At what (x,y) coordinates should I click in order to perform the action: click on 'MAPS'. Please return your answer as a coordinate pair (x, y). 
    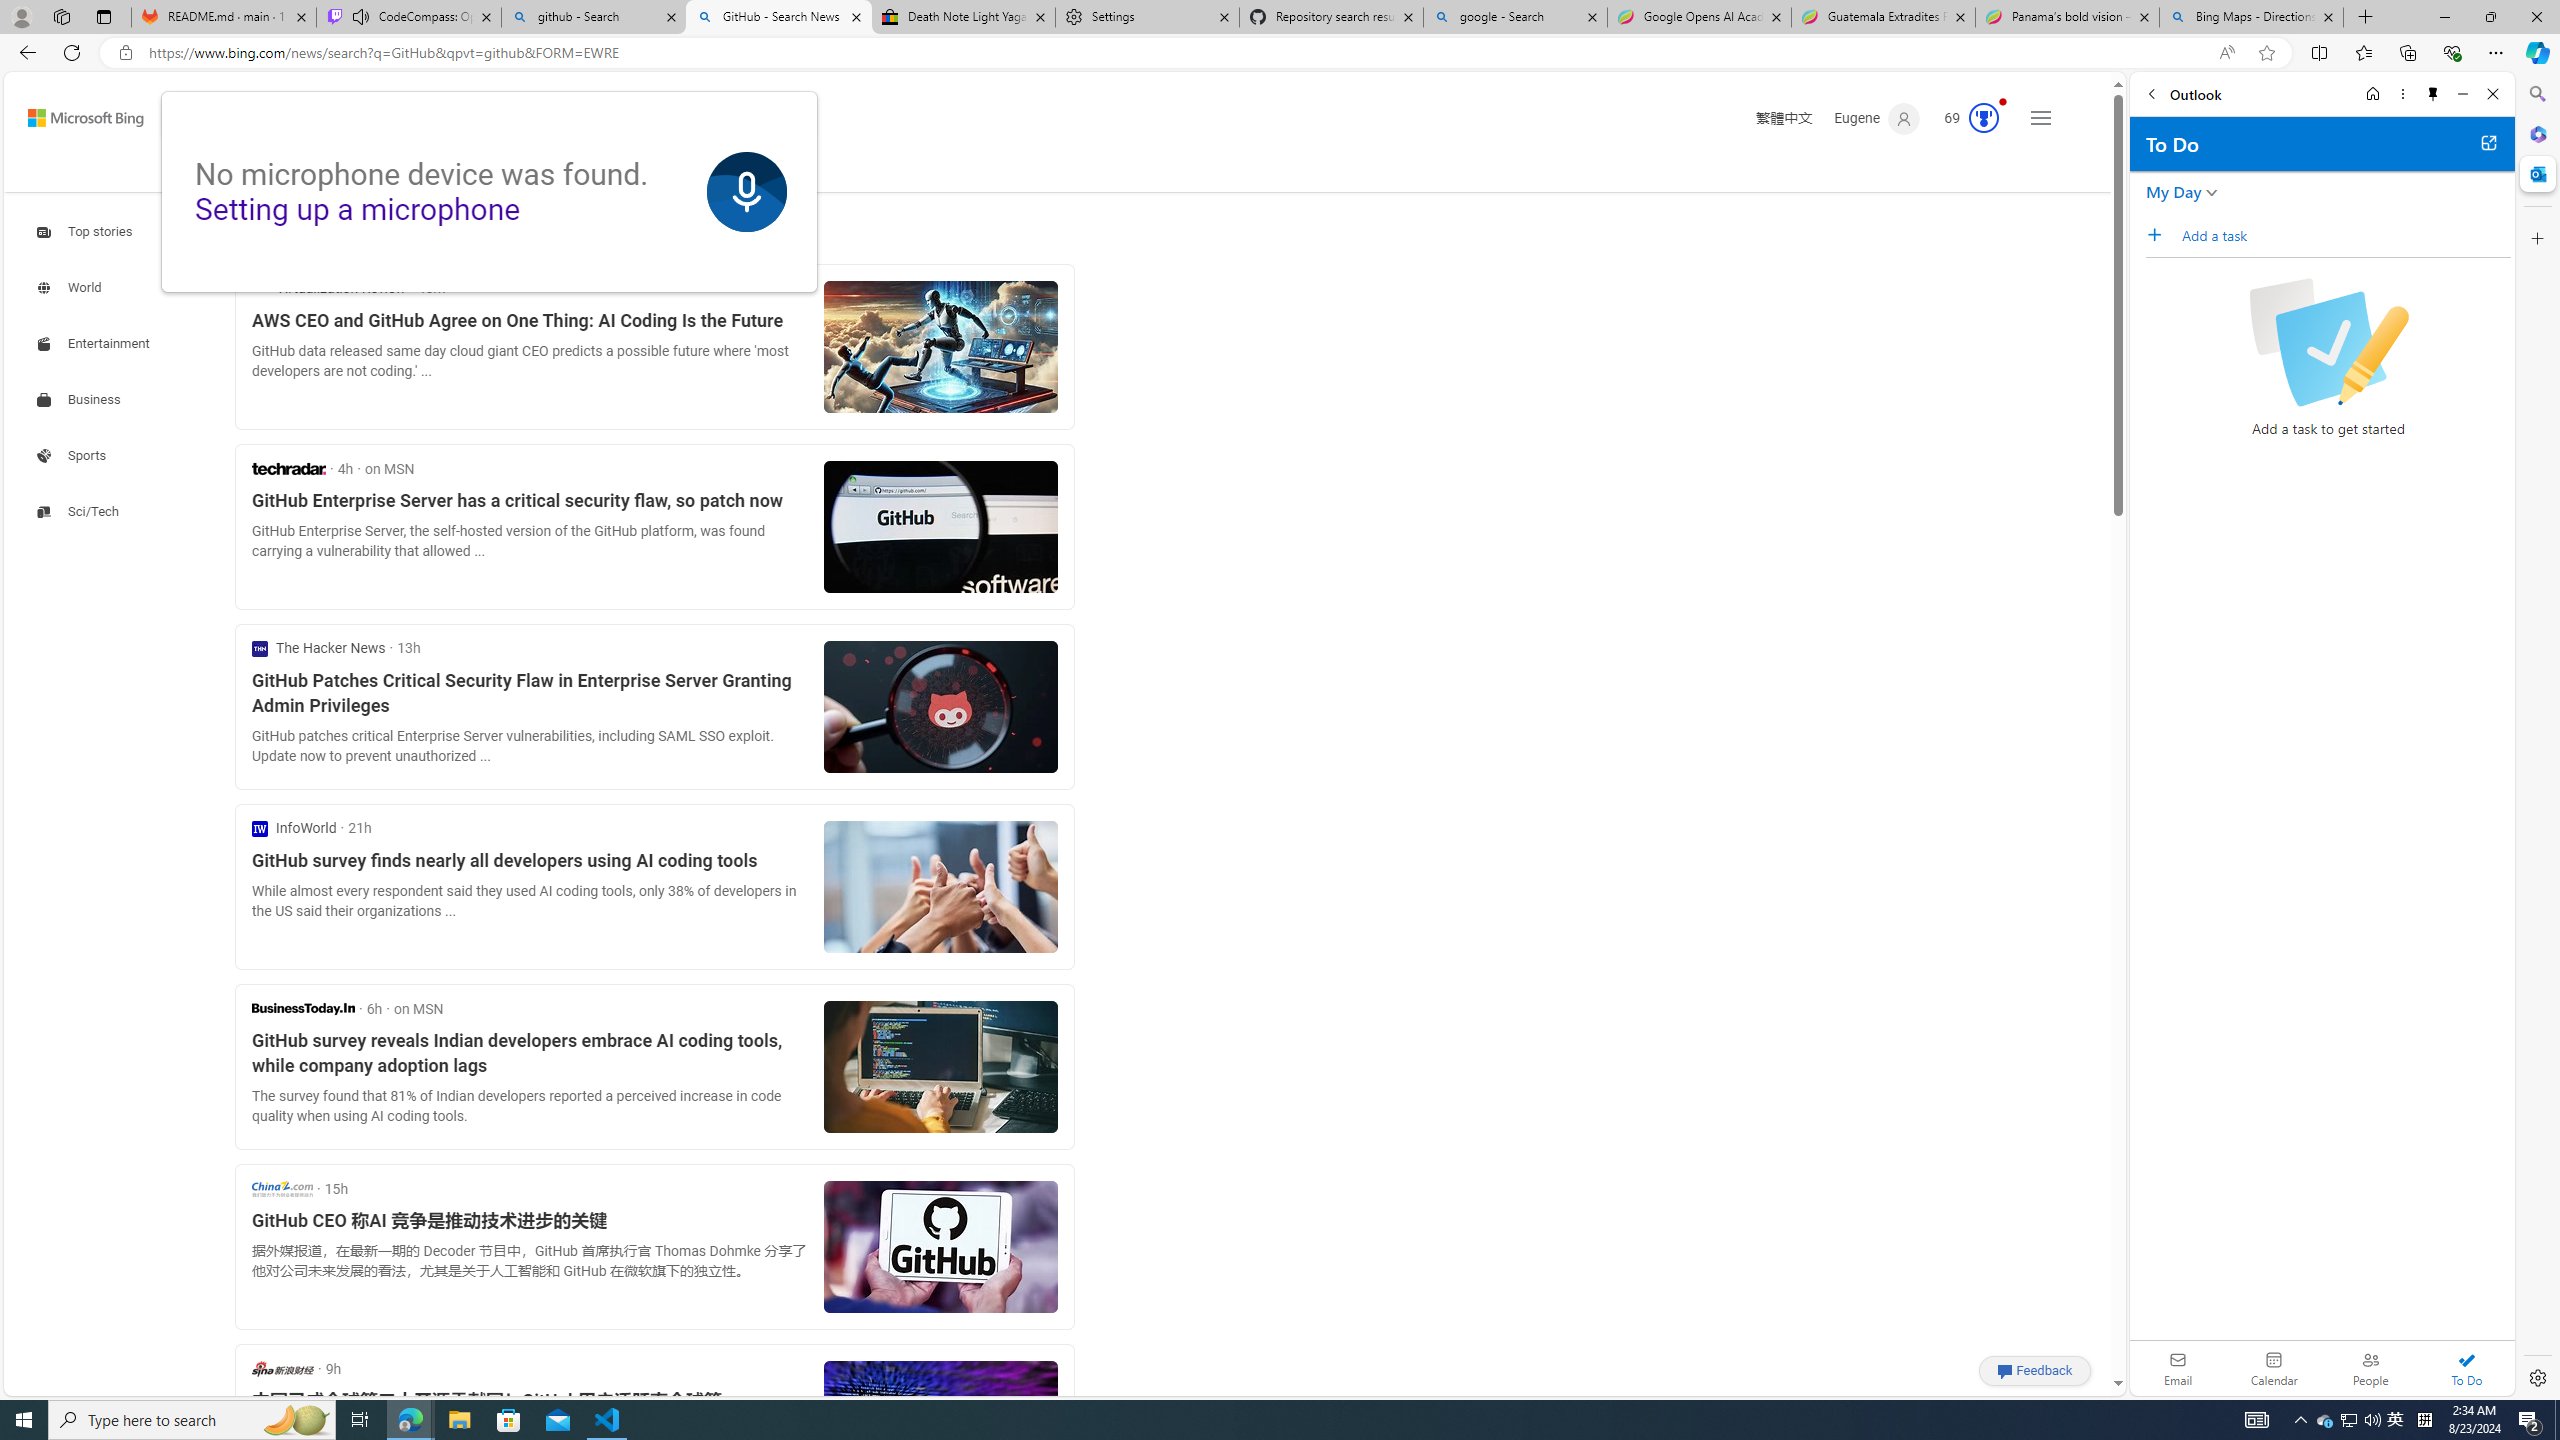
    Looking at the image, I should click on (546, 169).